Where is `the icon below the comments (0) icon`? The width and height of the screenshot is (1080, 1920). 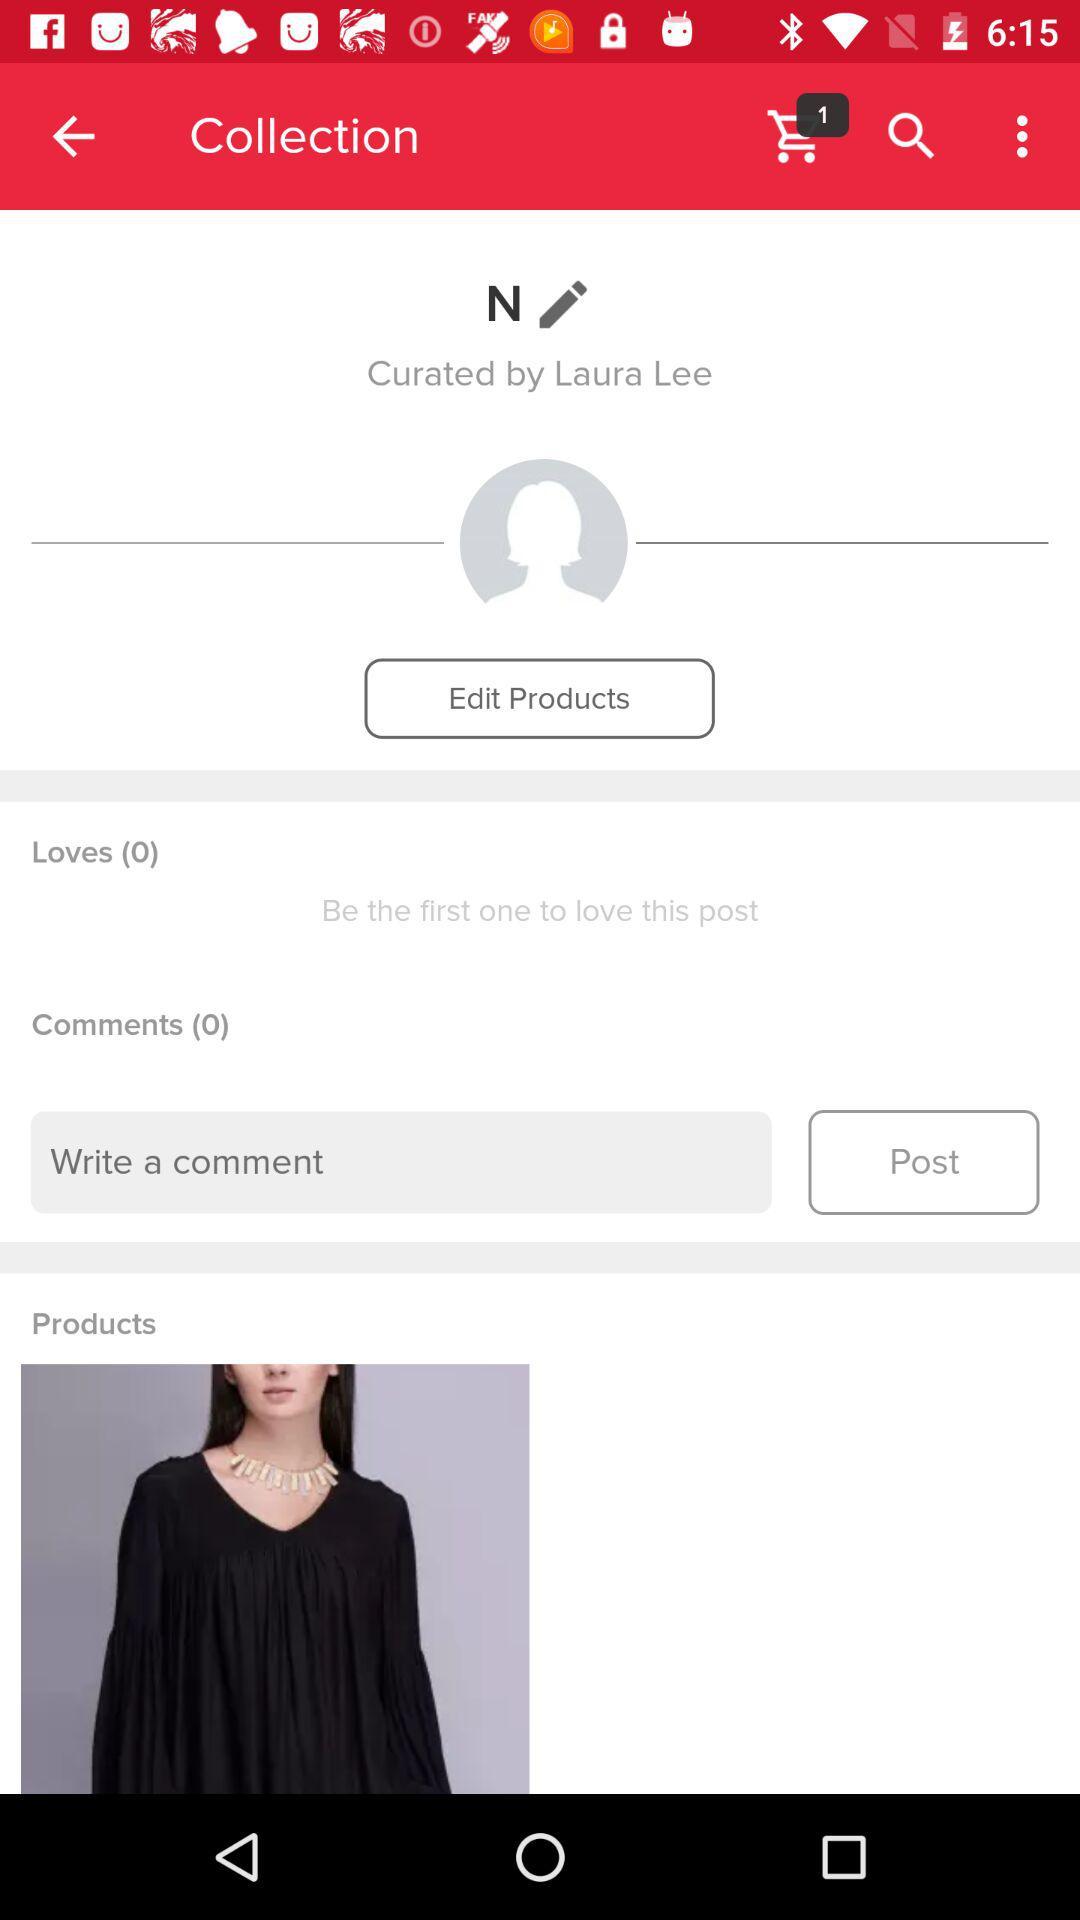
the icon below the comments (0) icon is located at coordinates (401, 1162).